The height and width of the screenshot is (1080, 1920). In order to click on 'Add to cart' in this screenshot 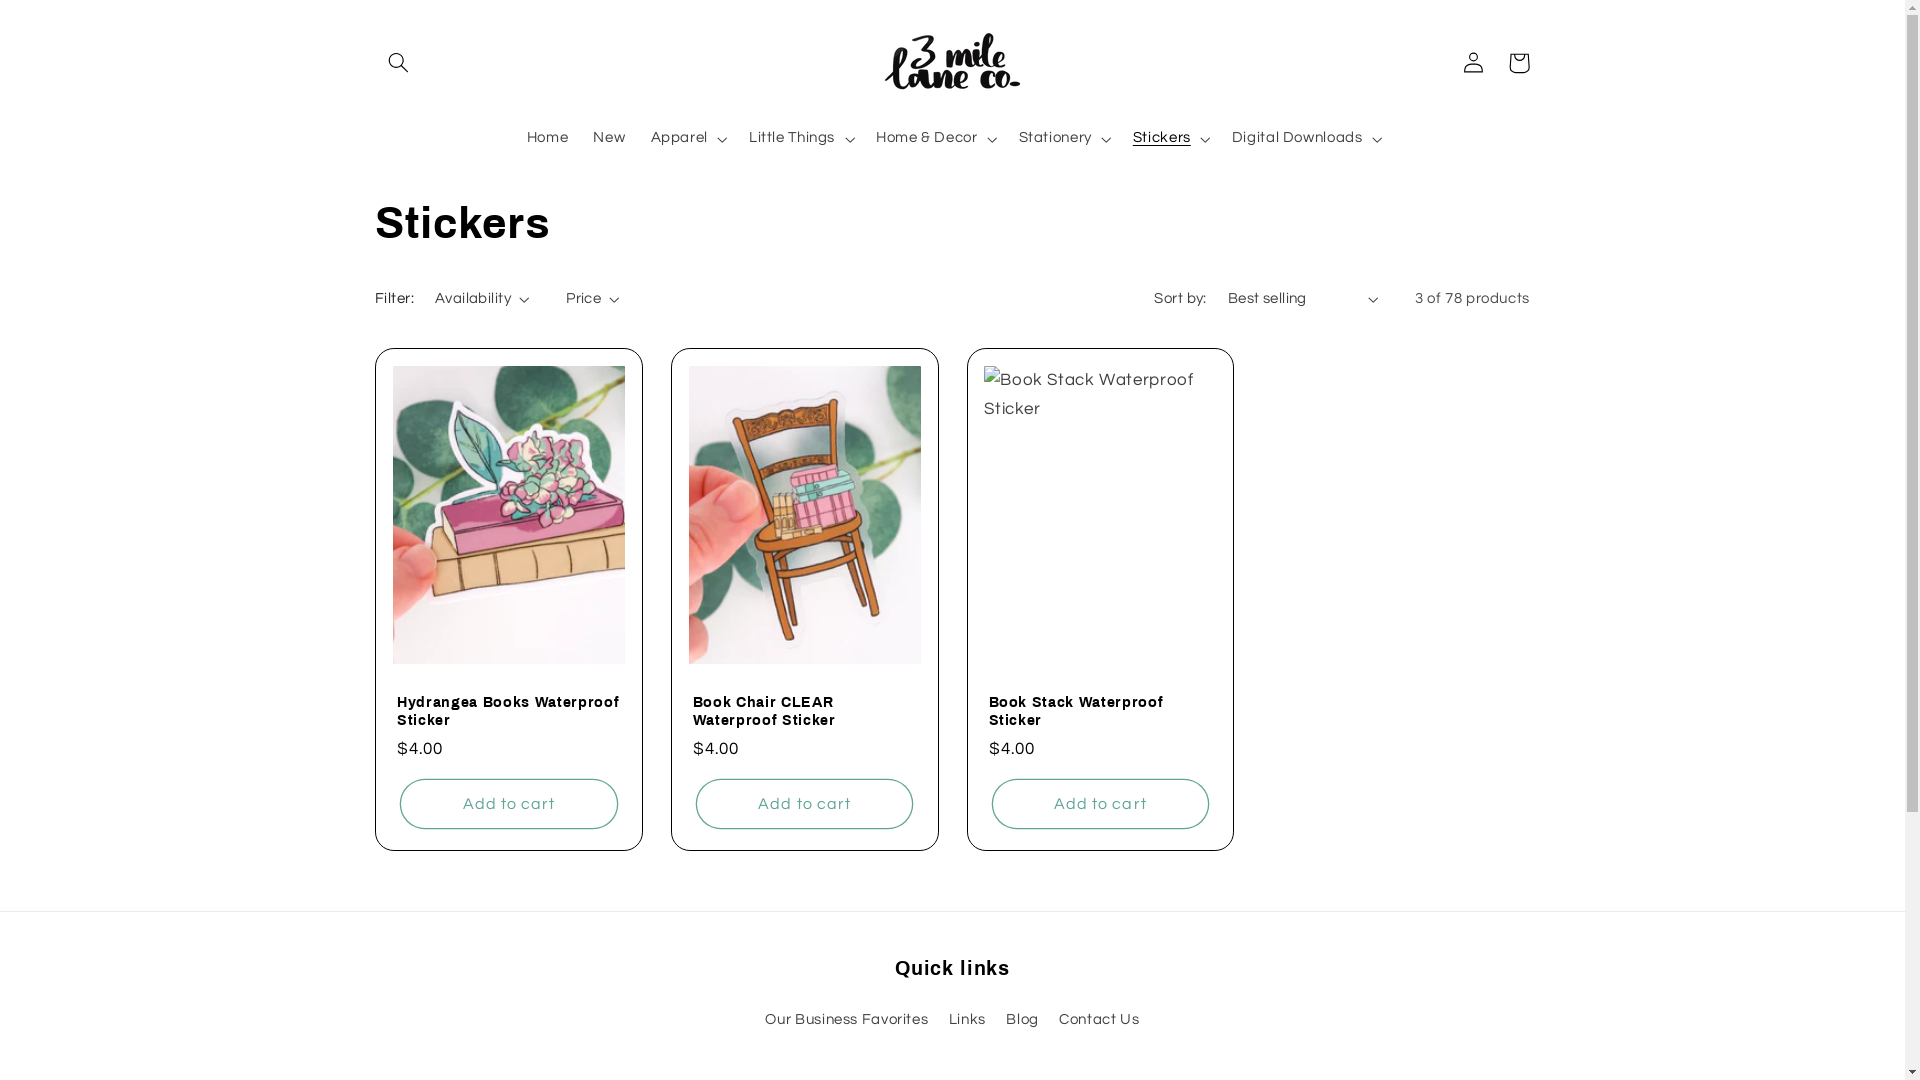, I will do `click(804, 802)`.